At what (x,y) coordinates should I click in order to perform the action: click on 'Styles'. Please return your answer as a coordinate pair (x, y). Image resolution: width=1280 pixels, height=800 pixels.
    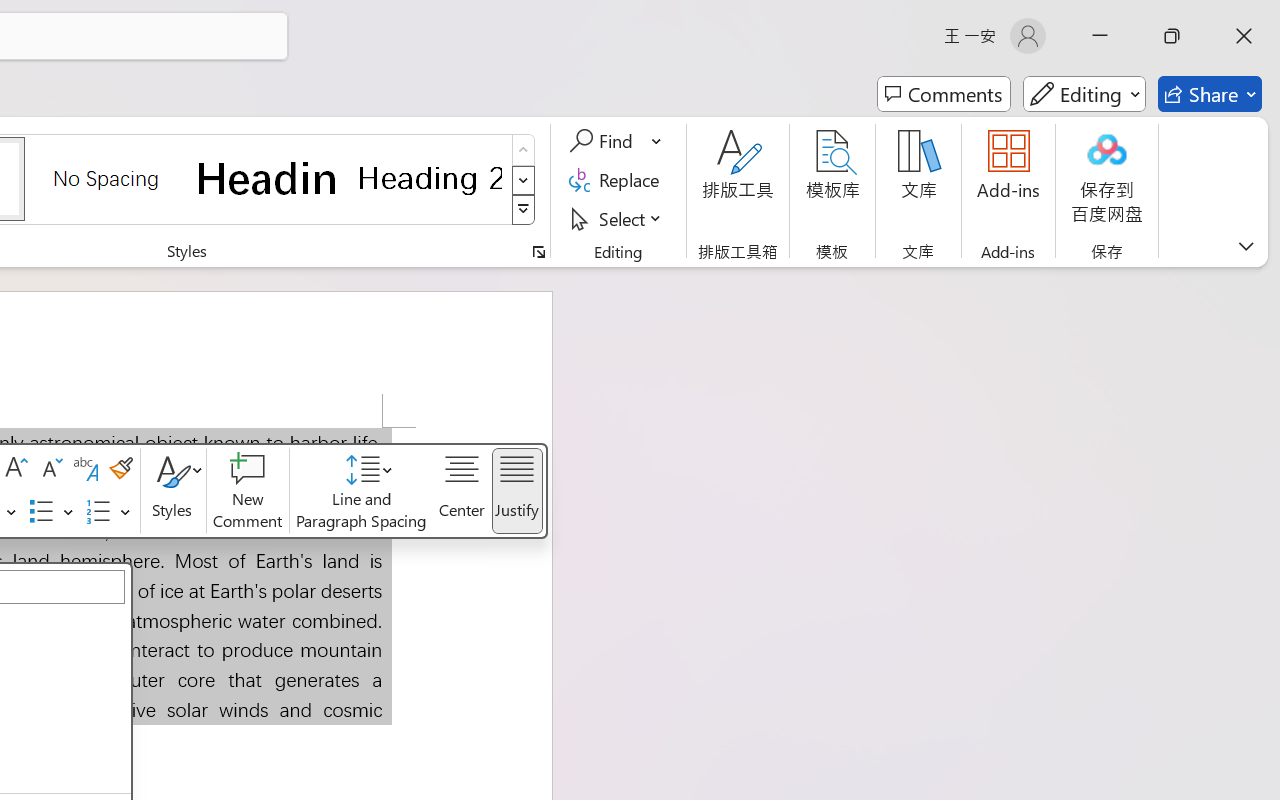
    Looking at the image, I should click on (173, 491).